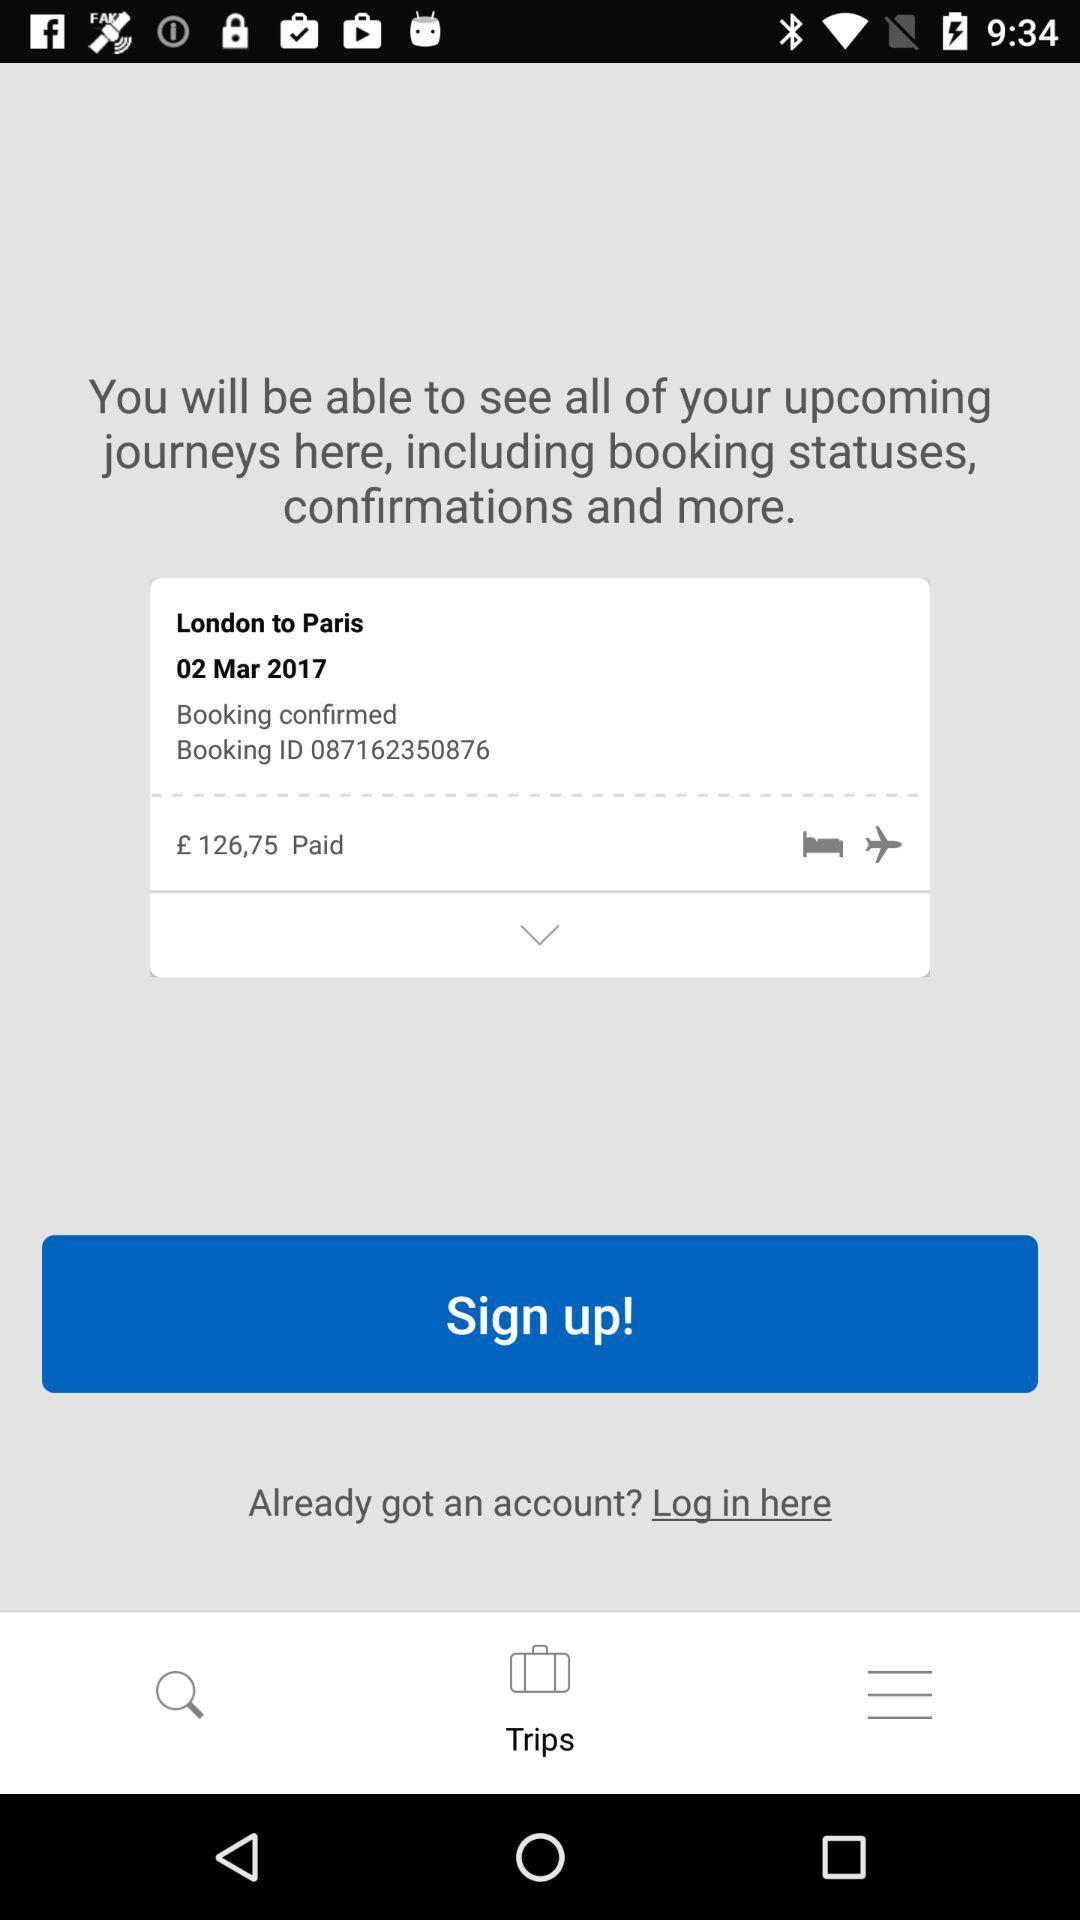  Describe the element at coordinates (540, 1314) in the screenshot. I see `item above already got an item` at that location.